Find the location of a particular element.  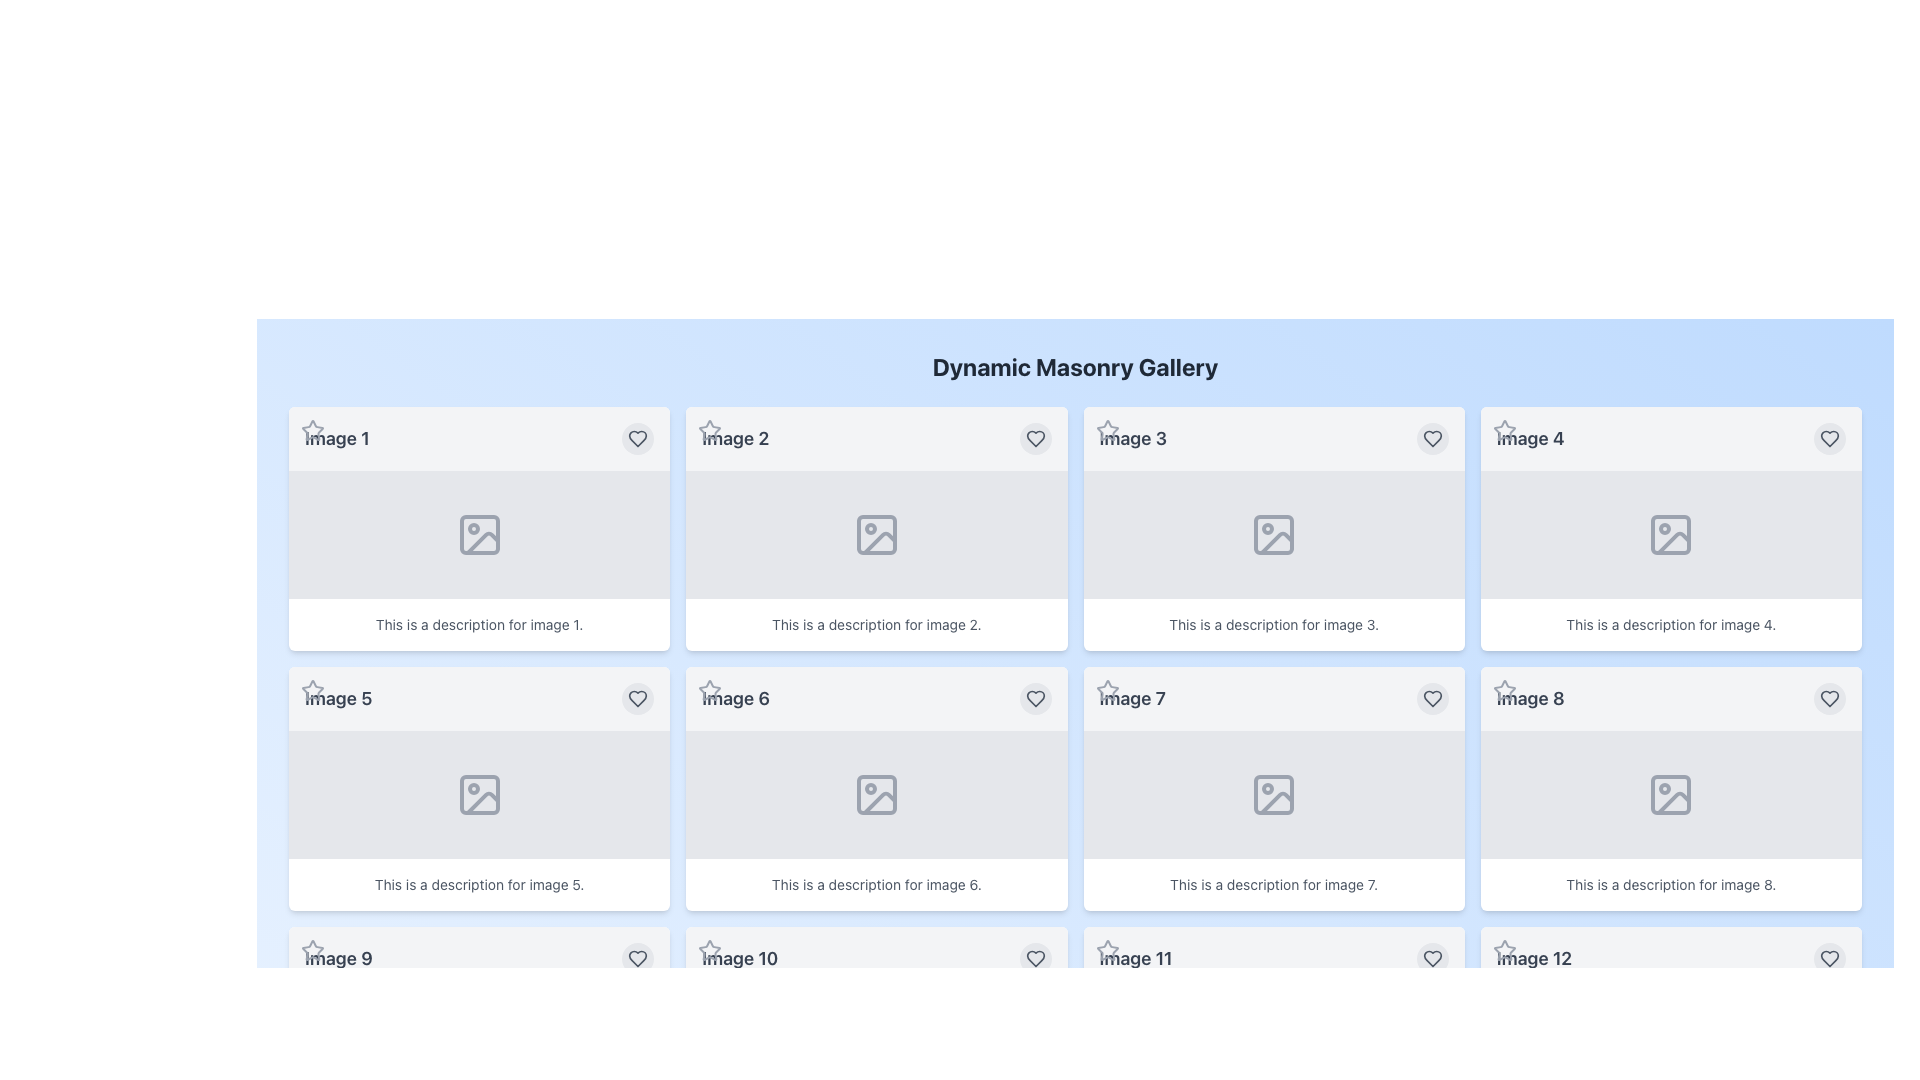

the image placeholder element, which has a light gray background and a centered photo frame icon, located in the first image card under the title 'Image 1' is located at coordinates (478, 534).